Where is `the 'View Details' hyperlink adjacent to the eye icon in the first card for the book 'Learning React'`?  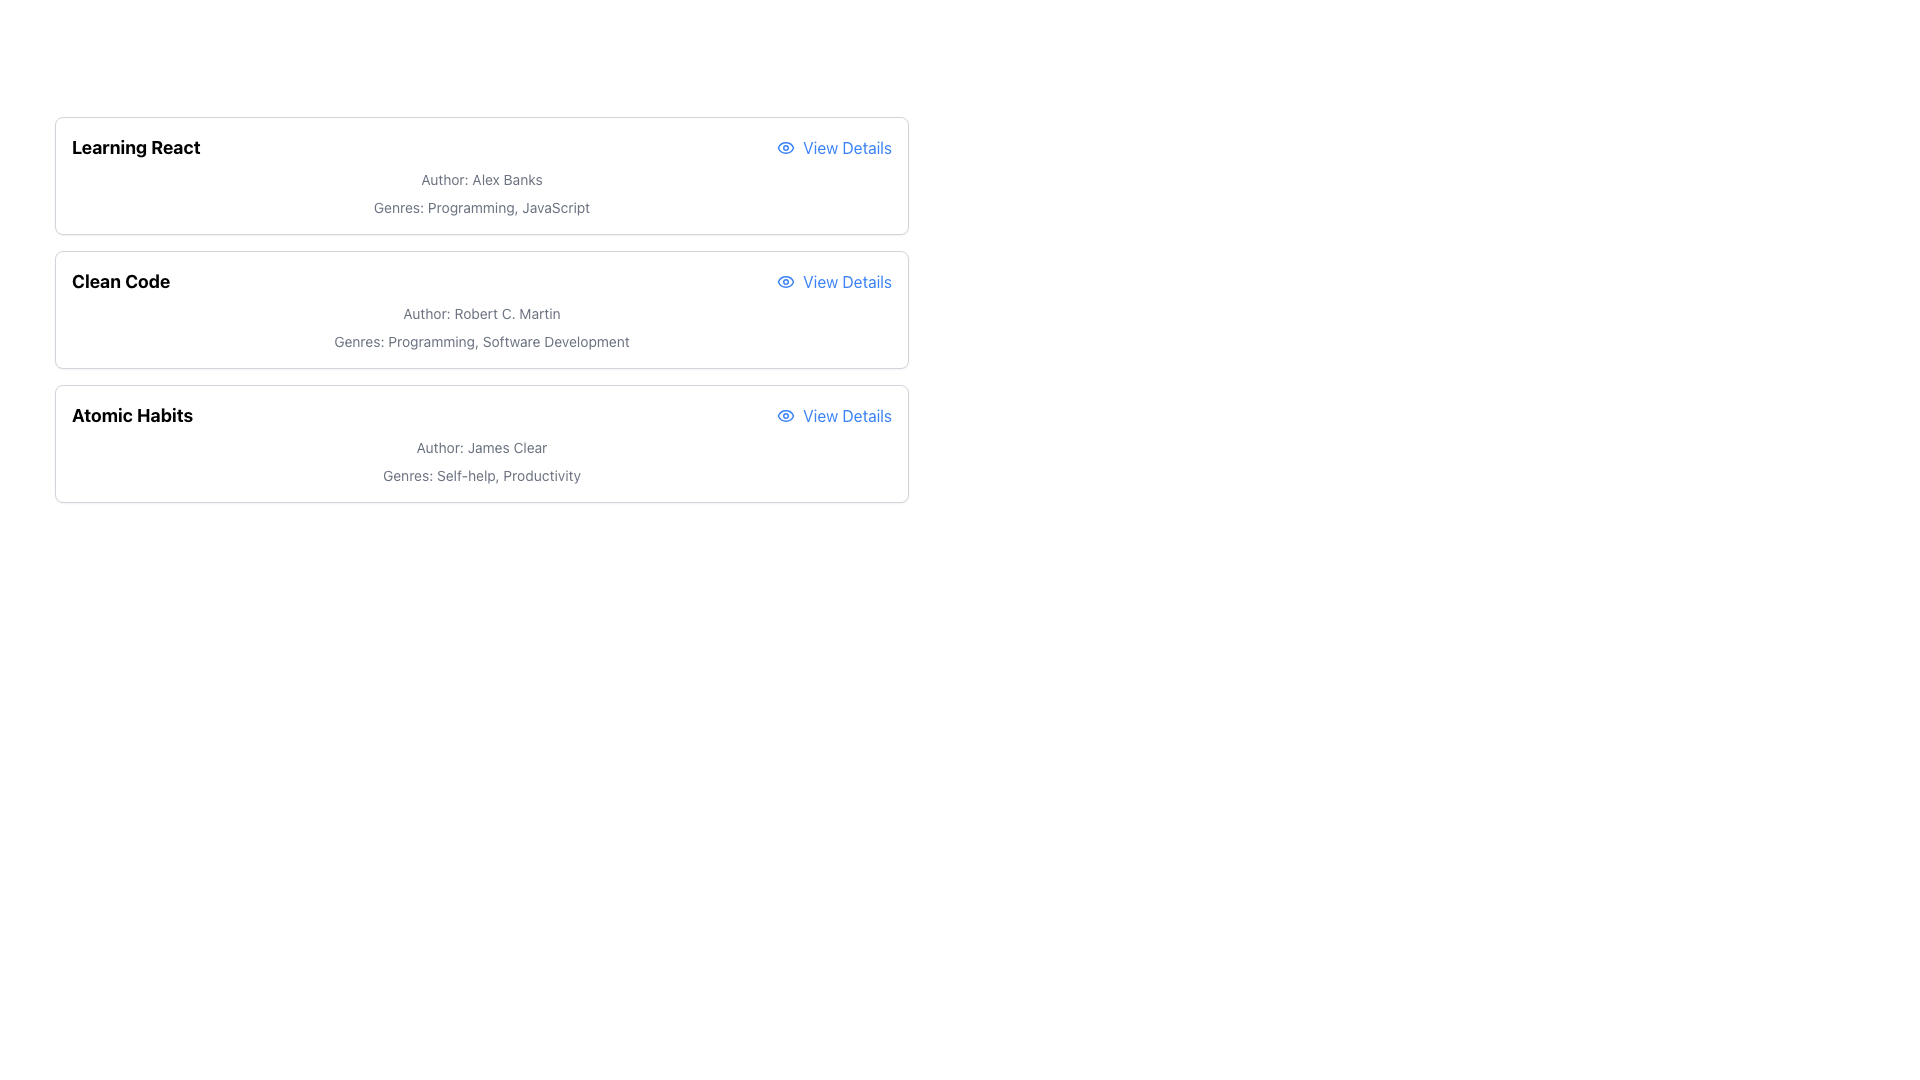 the 'View Details' hyperlink adjacent to the eye icon in the first card for the book 'Learning React' is located at coordinates (785, 146).